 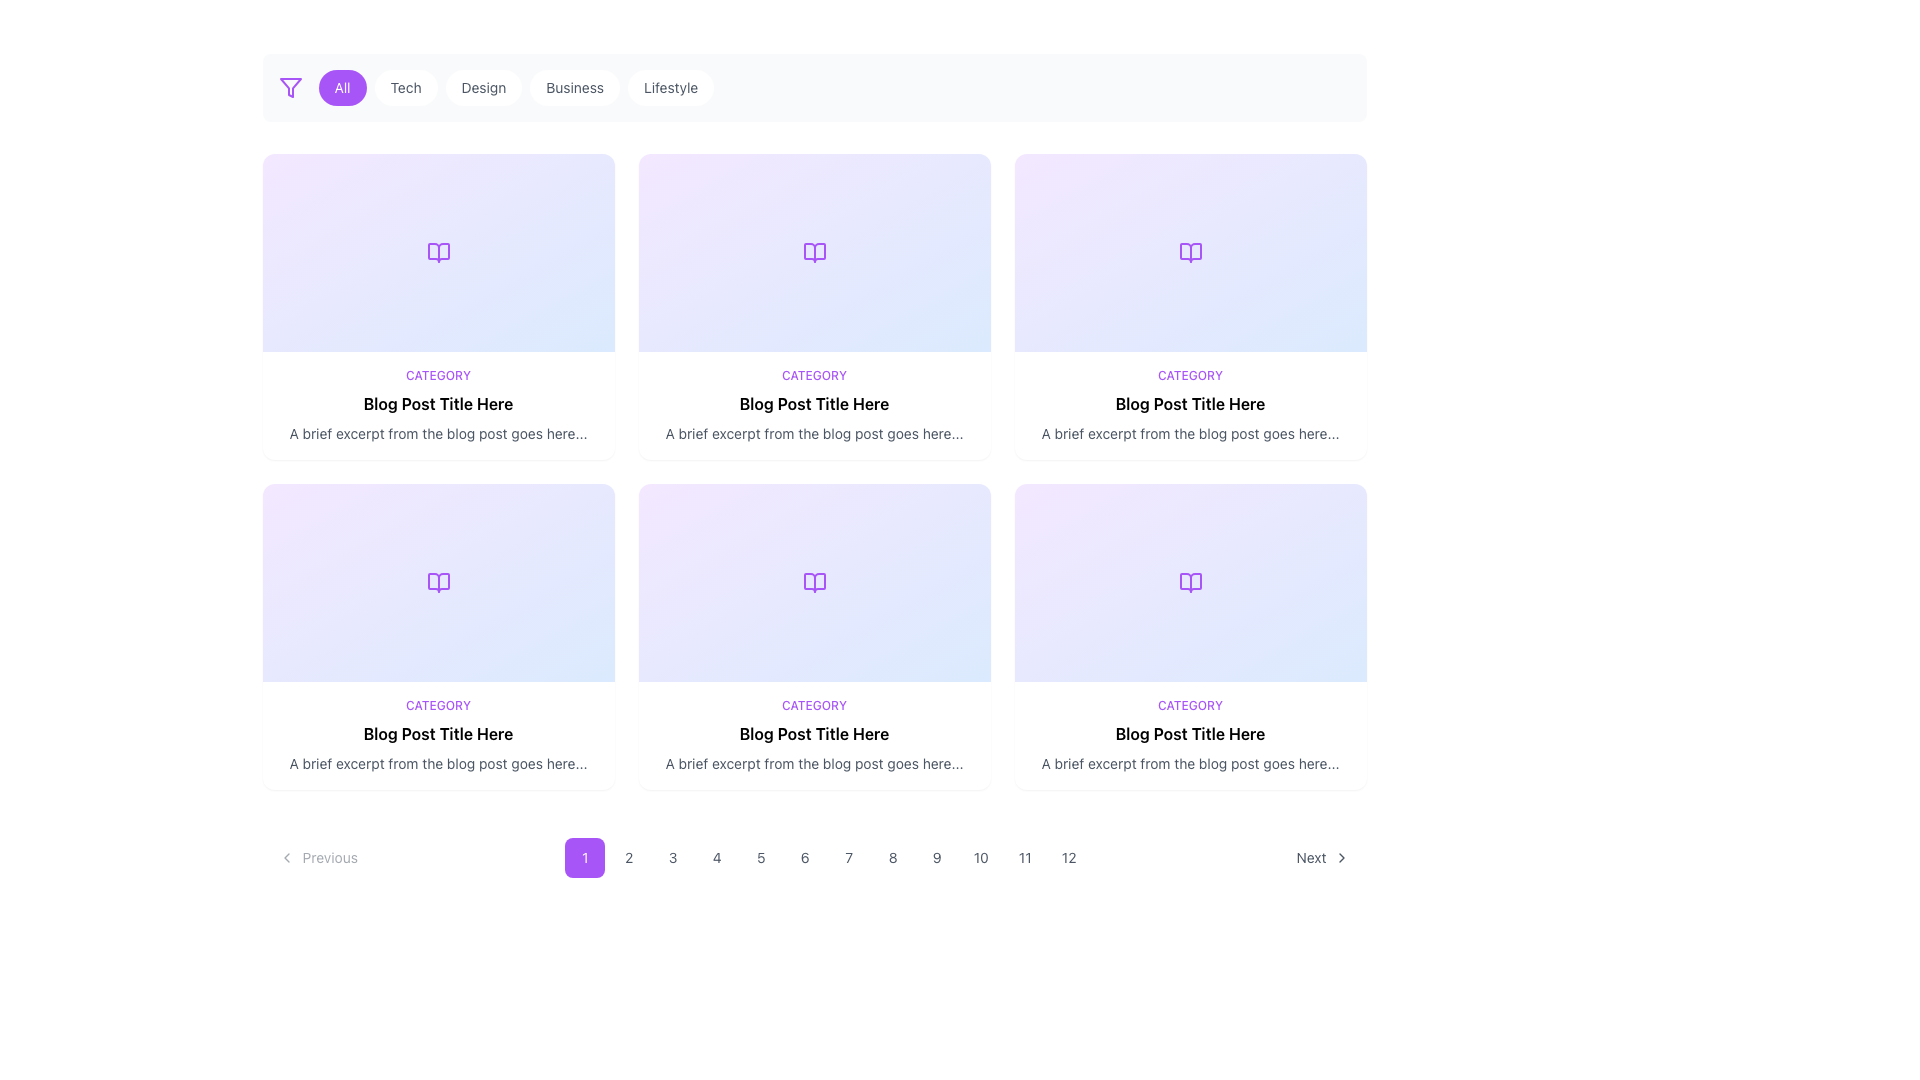 I want to click on the rounded rectangular button labeled 'Design' to change its background color to light purple, so click(x=484, y=87).